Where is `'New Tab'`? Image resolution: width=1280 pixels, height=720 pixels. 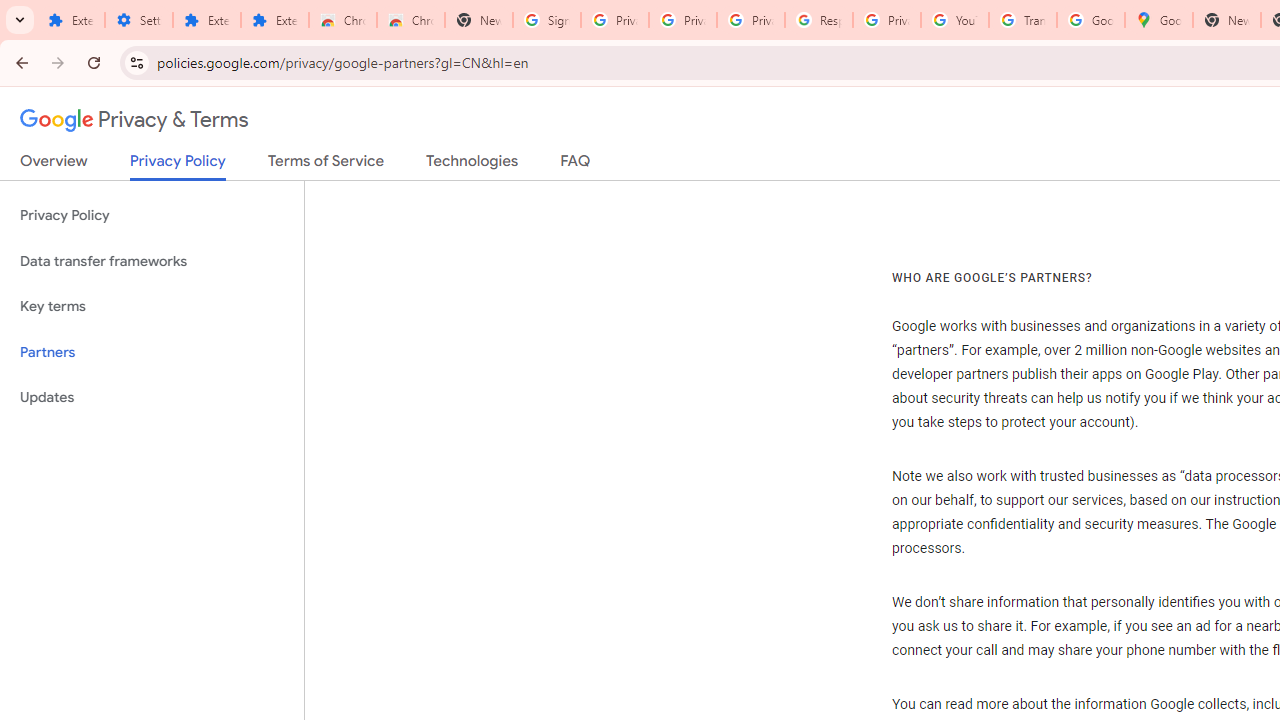
'New Tab' is located at coordinates (478, 20).